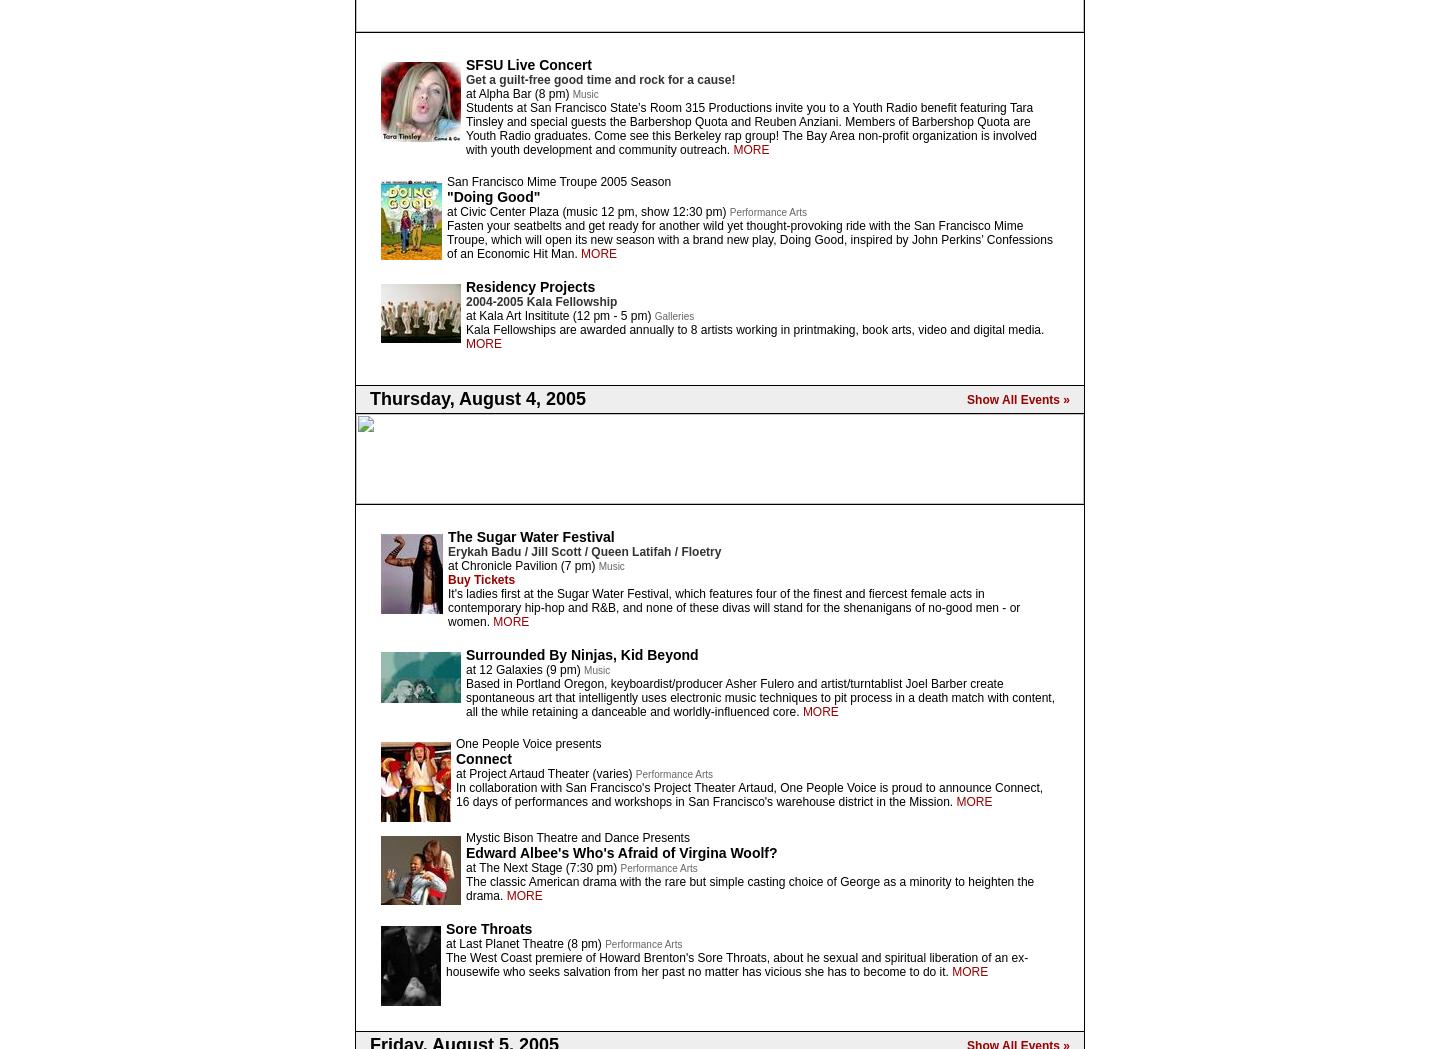 This screenshot has width=1440, height=1049. I want to click on 'The West Coast premiere of Howard Brenton's Sore Throats, about he sexual and spiritual liberation of an ex-housewife who seeks salvation from her past no matter has vicious she has to become to do it.', so click(735, 964).